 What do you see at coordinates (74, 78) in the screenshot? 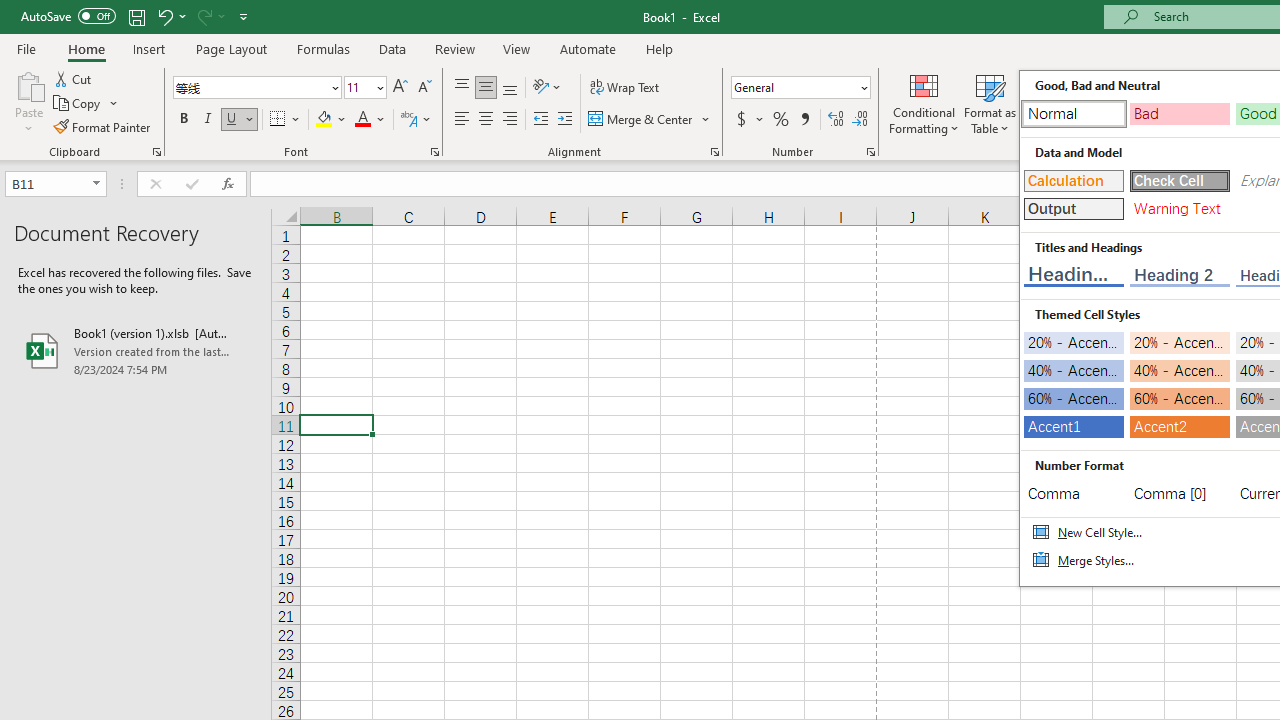
I see `'Cut'` at bounding box center [74, 78].